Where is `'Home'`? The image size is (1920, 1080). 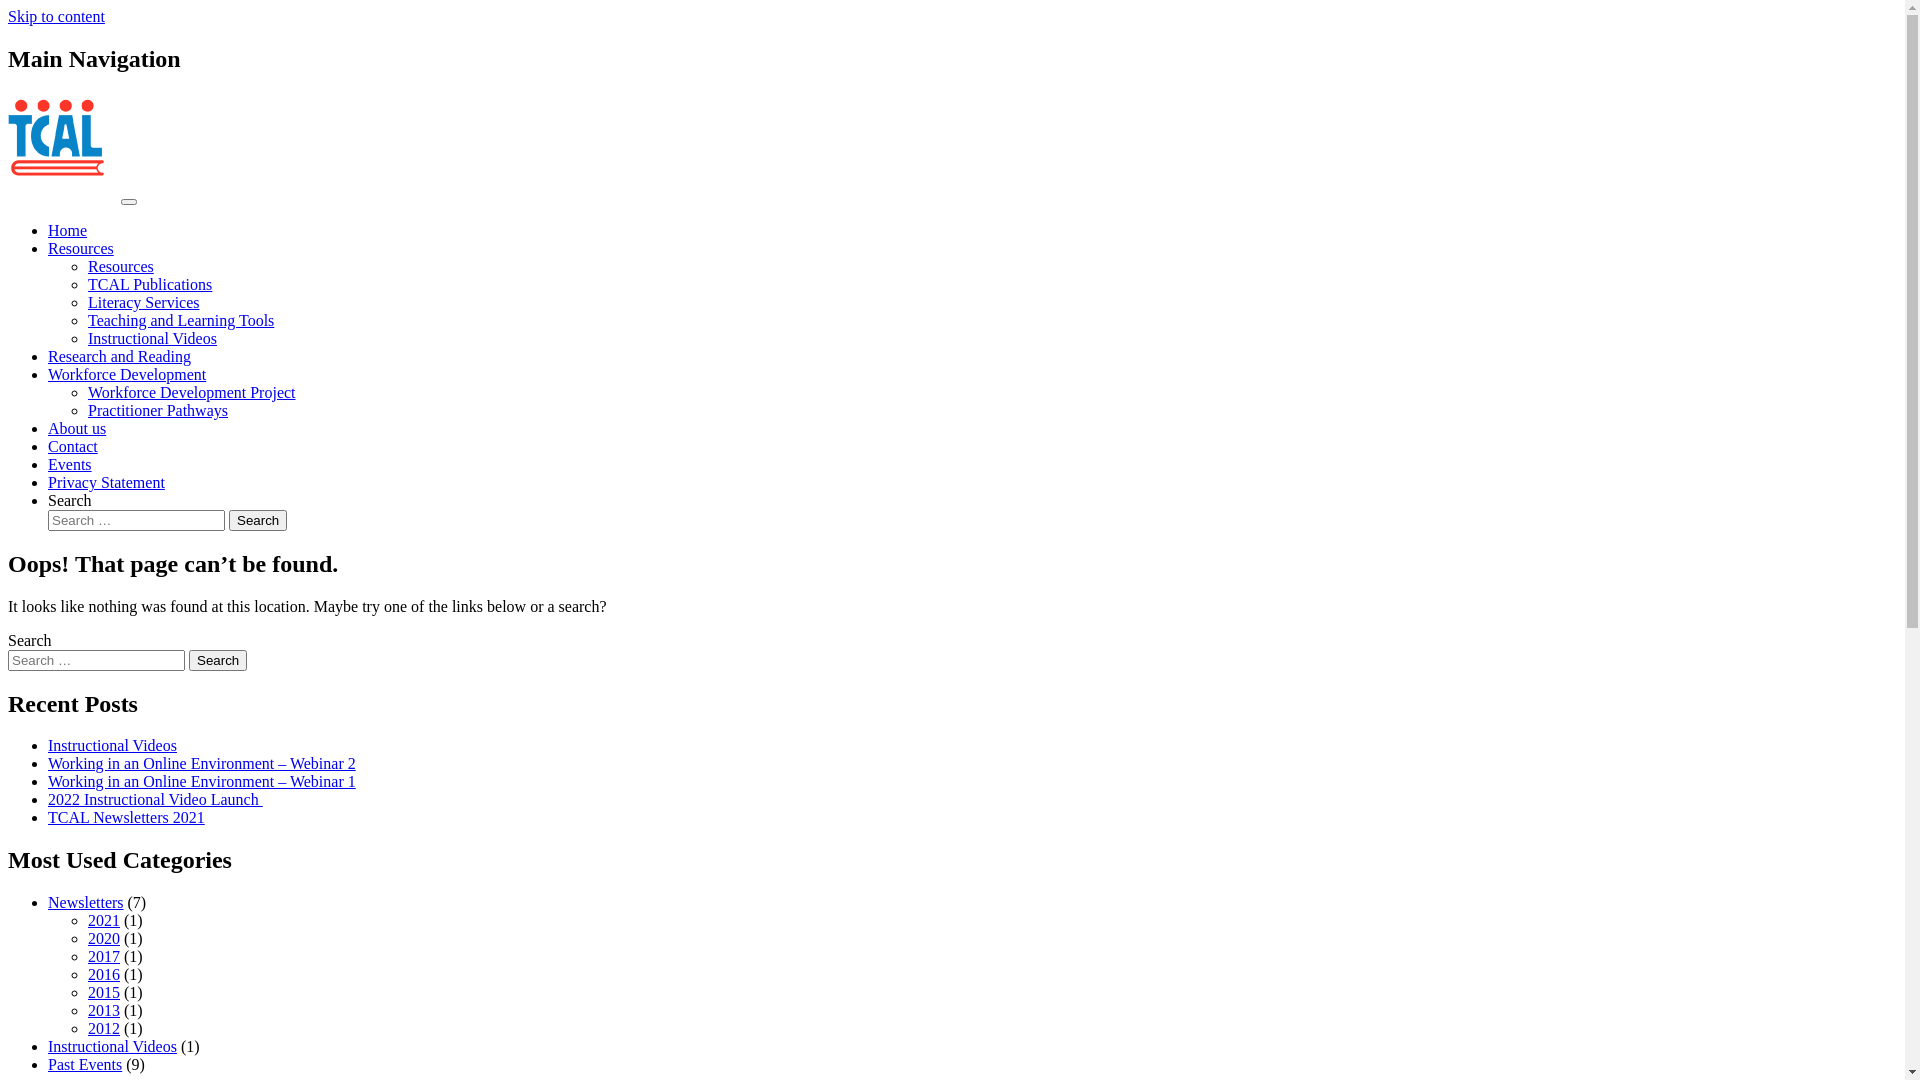
'Home' is located at coordinates (48, 229).